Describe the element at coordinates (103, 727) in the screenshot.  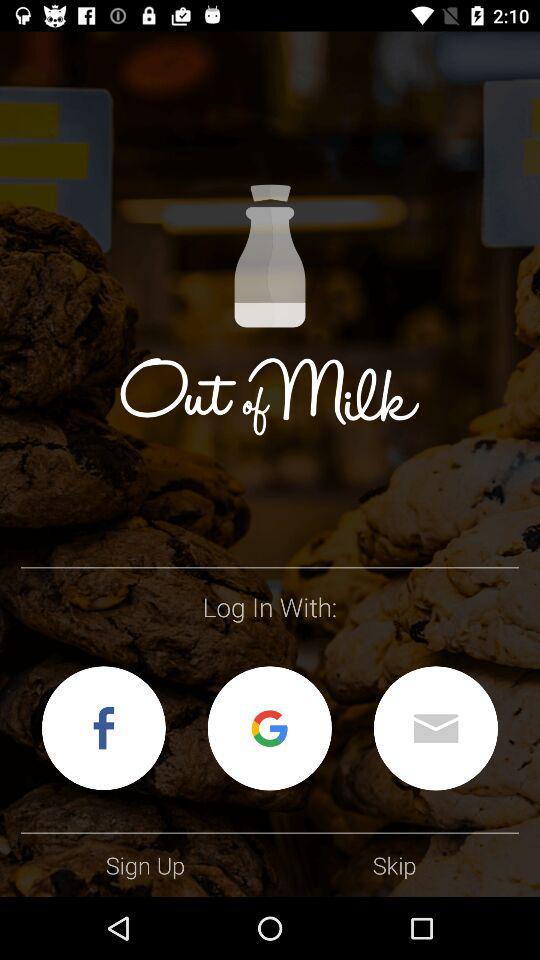
I see `use facebook account` at that location.